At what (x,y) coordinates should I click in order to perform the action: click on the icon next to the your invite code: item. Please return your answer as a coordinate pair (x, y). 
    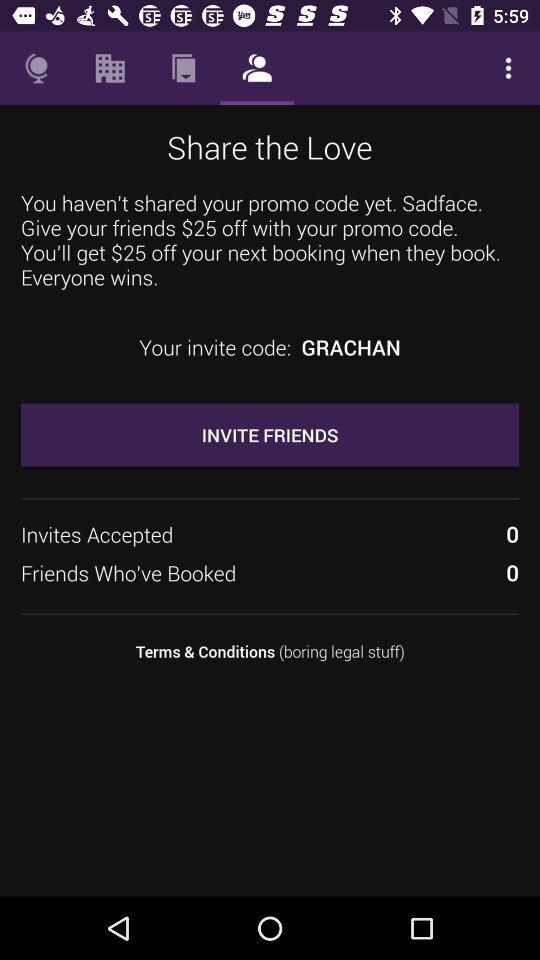
    Looking at the image, I should click on (350, 347).